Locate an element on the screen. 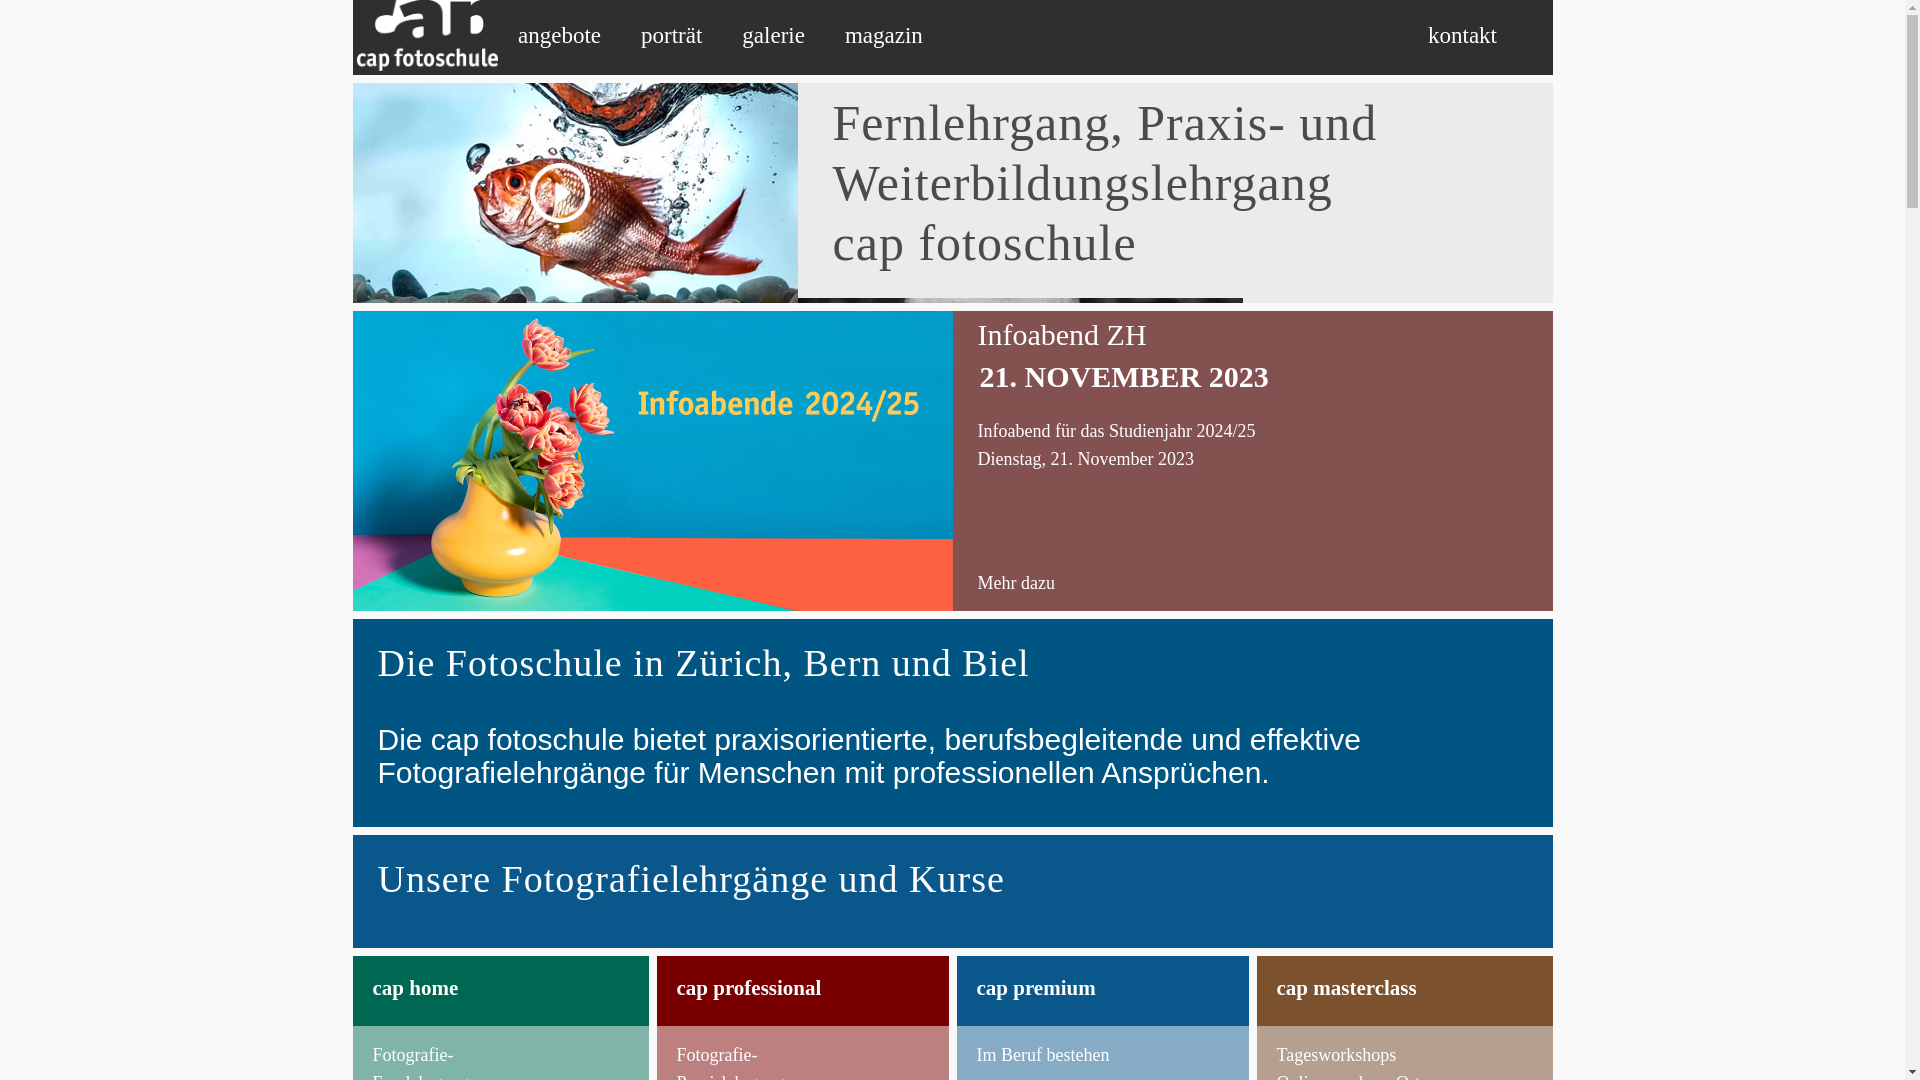 The width and height of the screenshot is (1920, 1080). 'angebote' is located at coordinates (559, 35).